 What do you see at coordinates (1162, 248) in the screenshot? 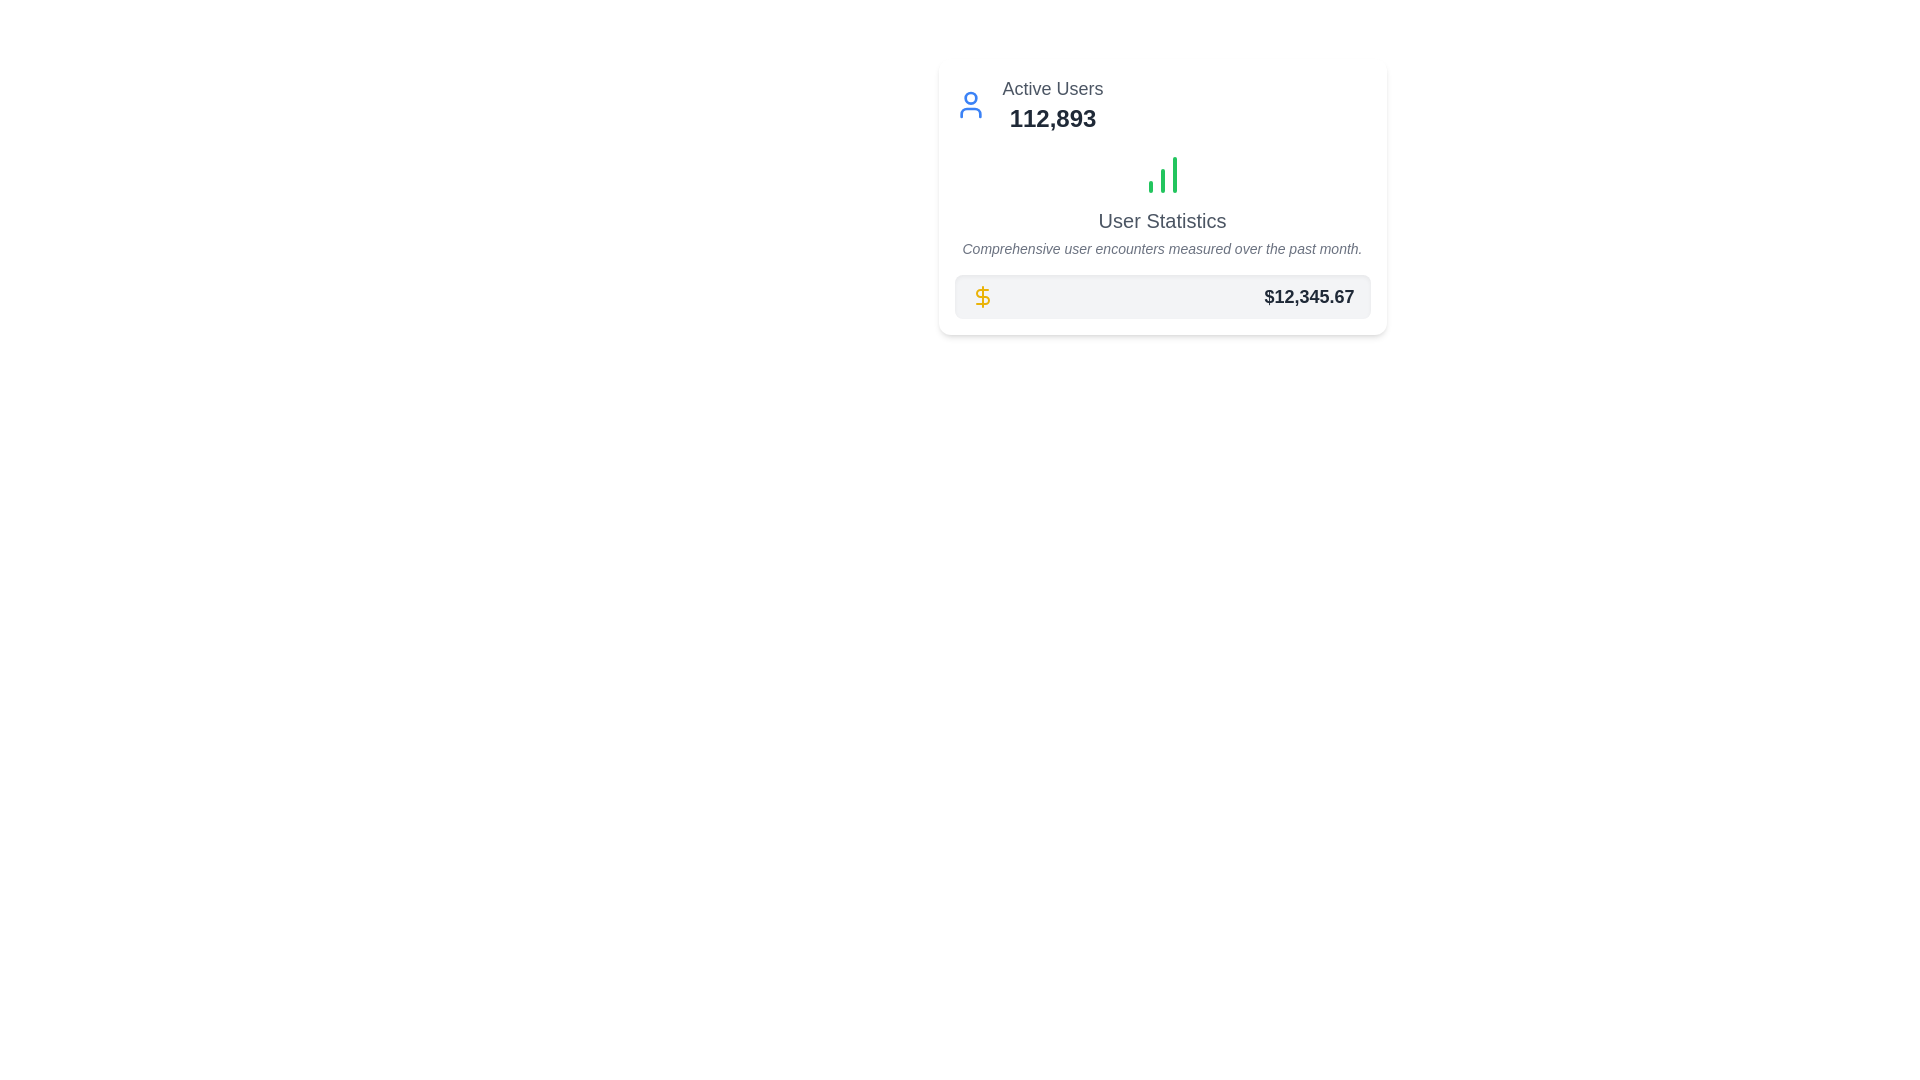
I see `supplementary description text label located directly beneath the 'User Statistics' title, which provides context about the data presented` at bounding box center [1162, 248].